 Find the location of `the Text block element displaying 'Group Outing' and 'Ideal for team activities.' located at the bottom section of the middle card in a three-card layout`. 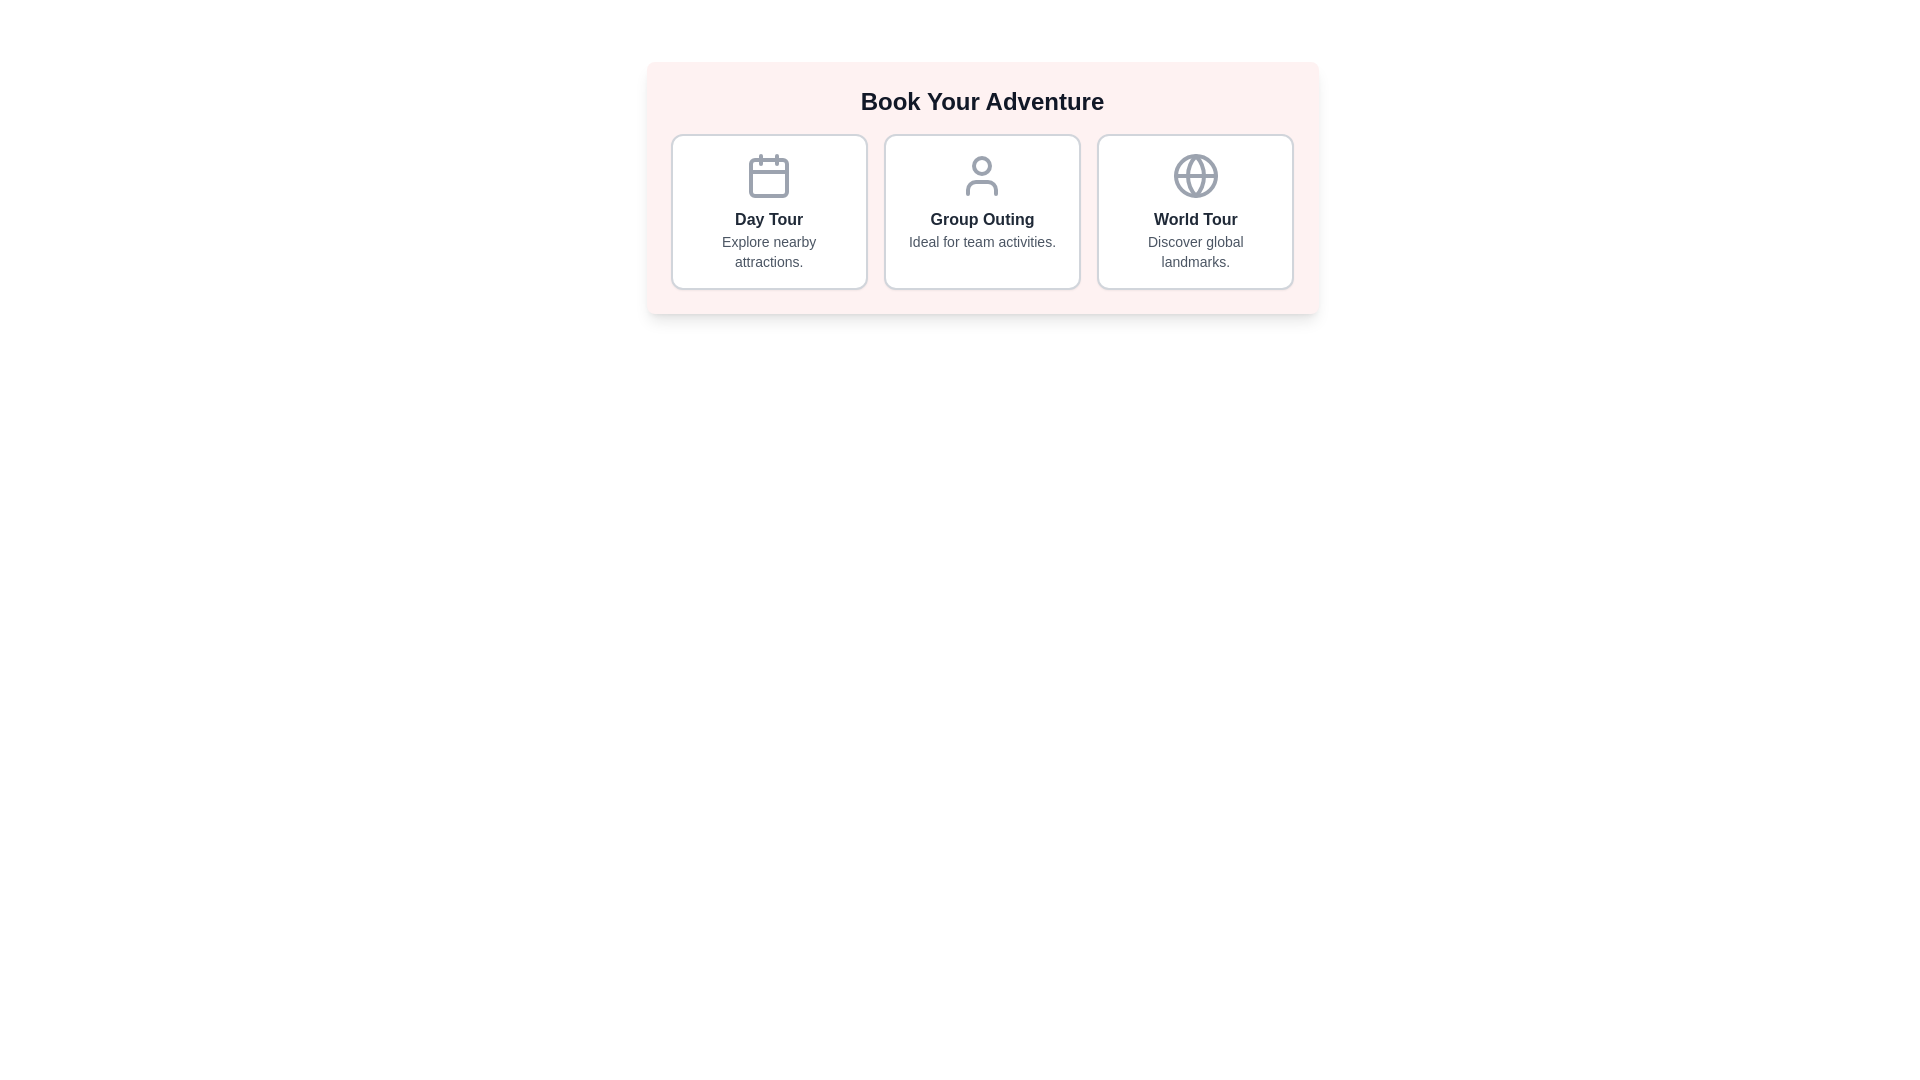

the Text block element displaying 'Group Outing' and 'Ideal for team activities.' located at the bottom section of the middle card in a three-card layout is located at coordinates (982, 229).